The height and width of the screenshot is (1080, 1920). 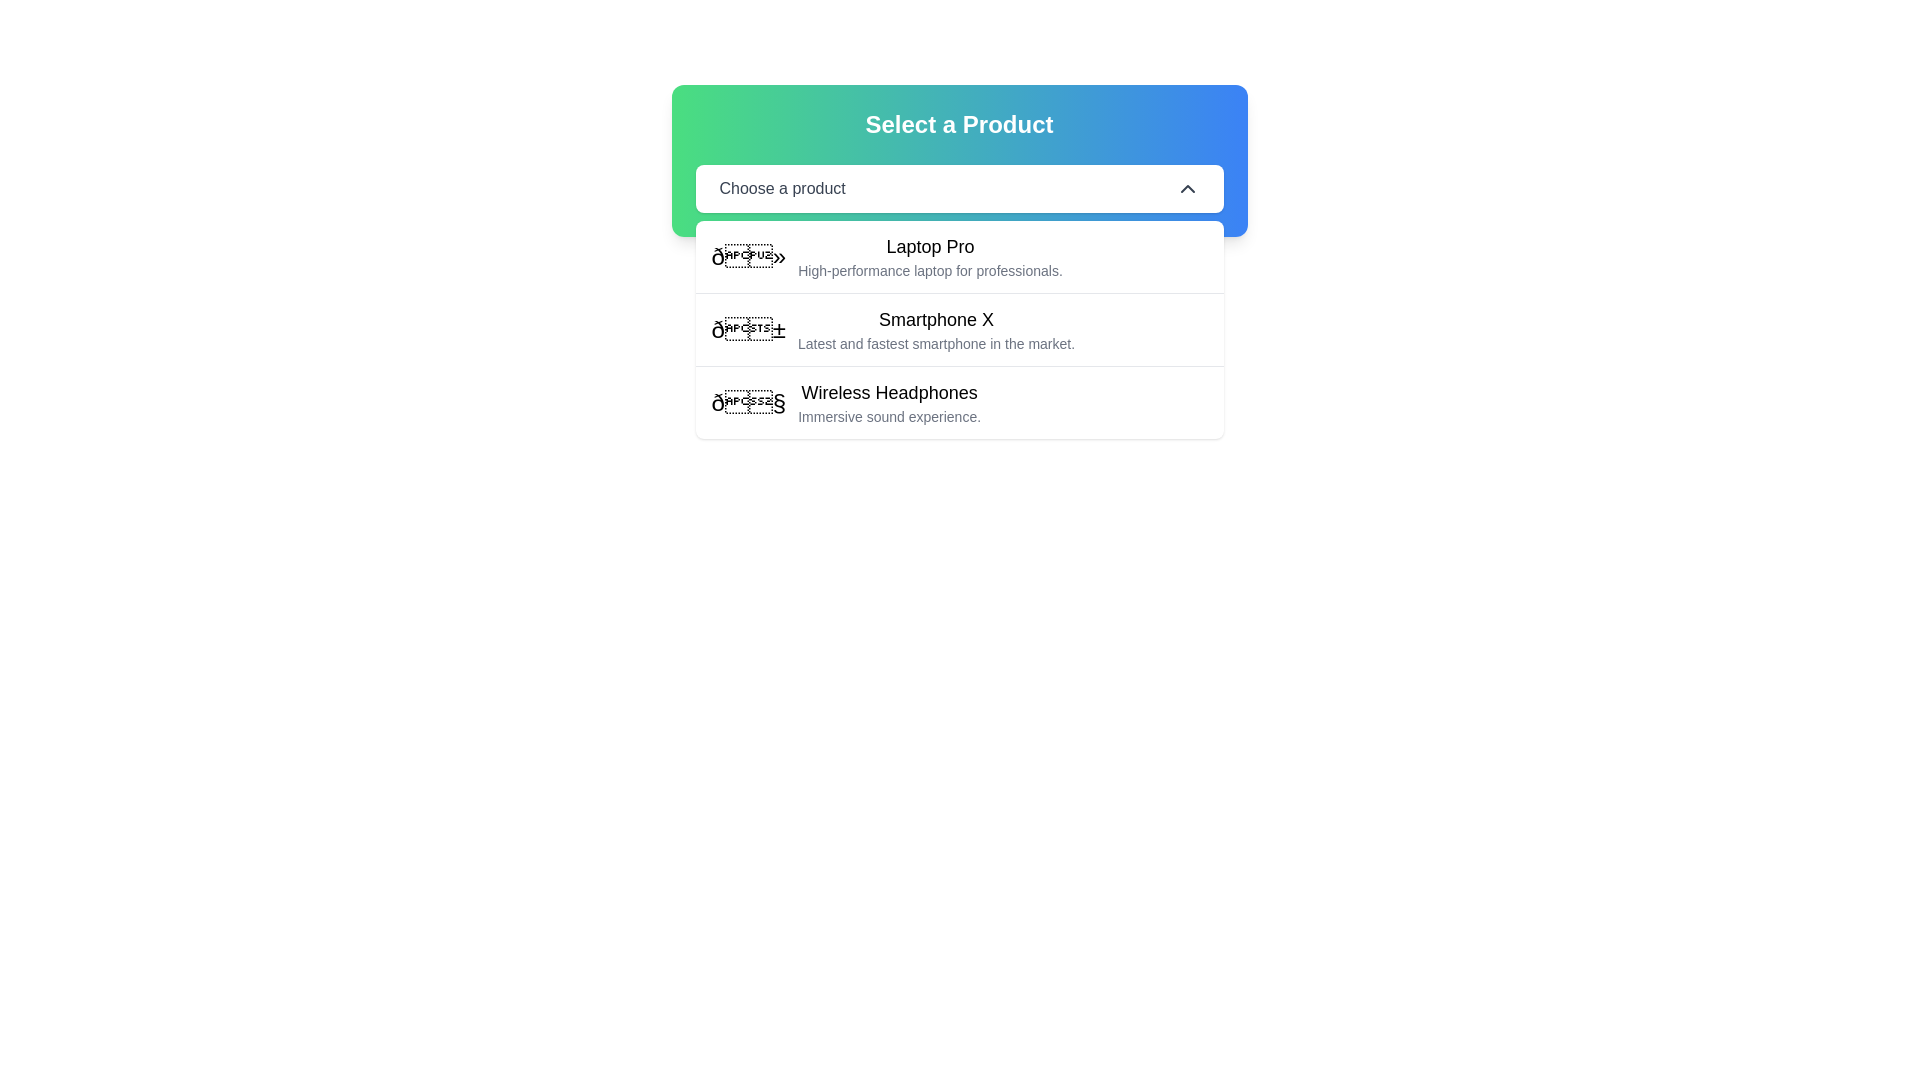 I want to click on the third selectable item in the product selection dropdown menu, so click(x=958, y=402).